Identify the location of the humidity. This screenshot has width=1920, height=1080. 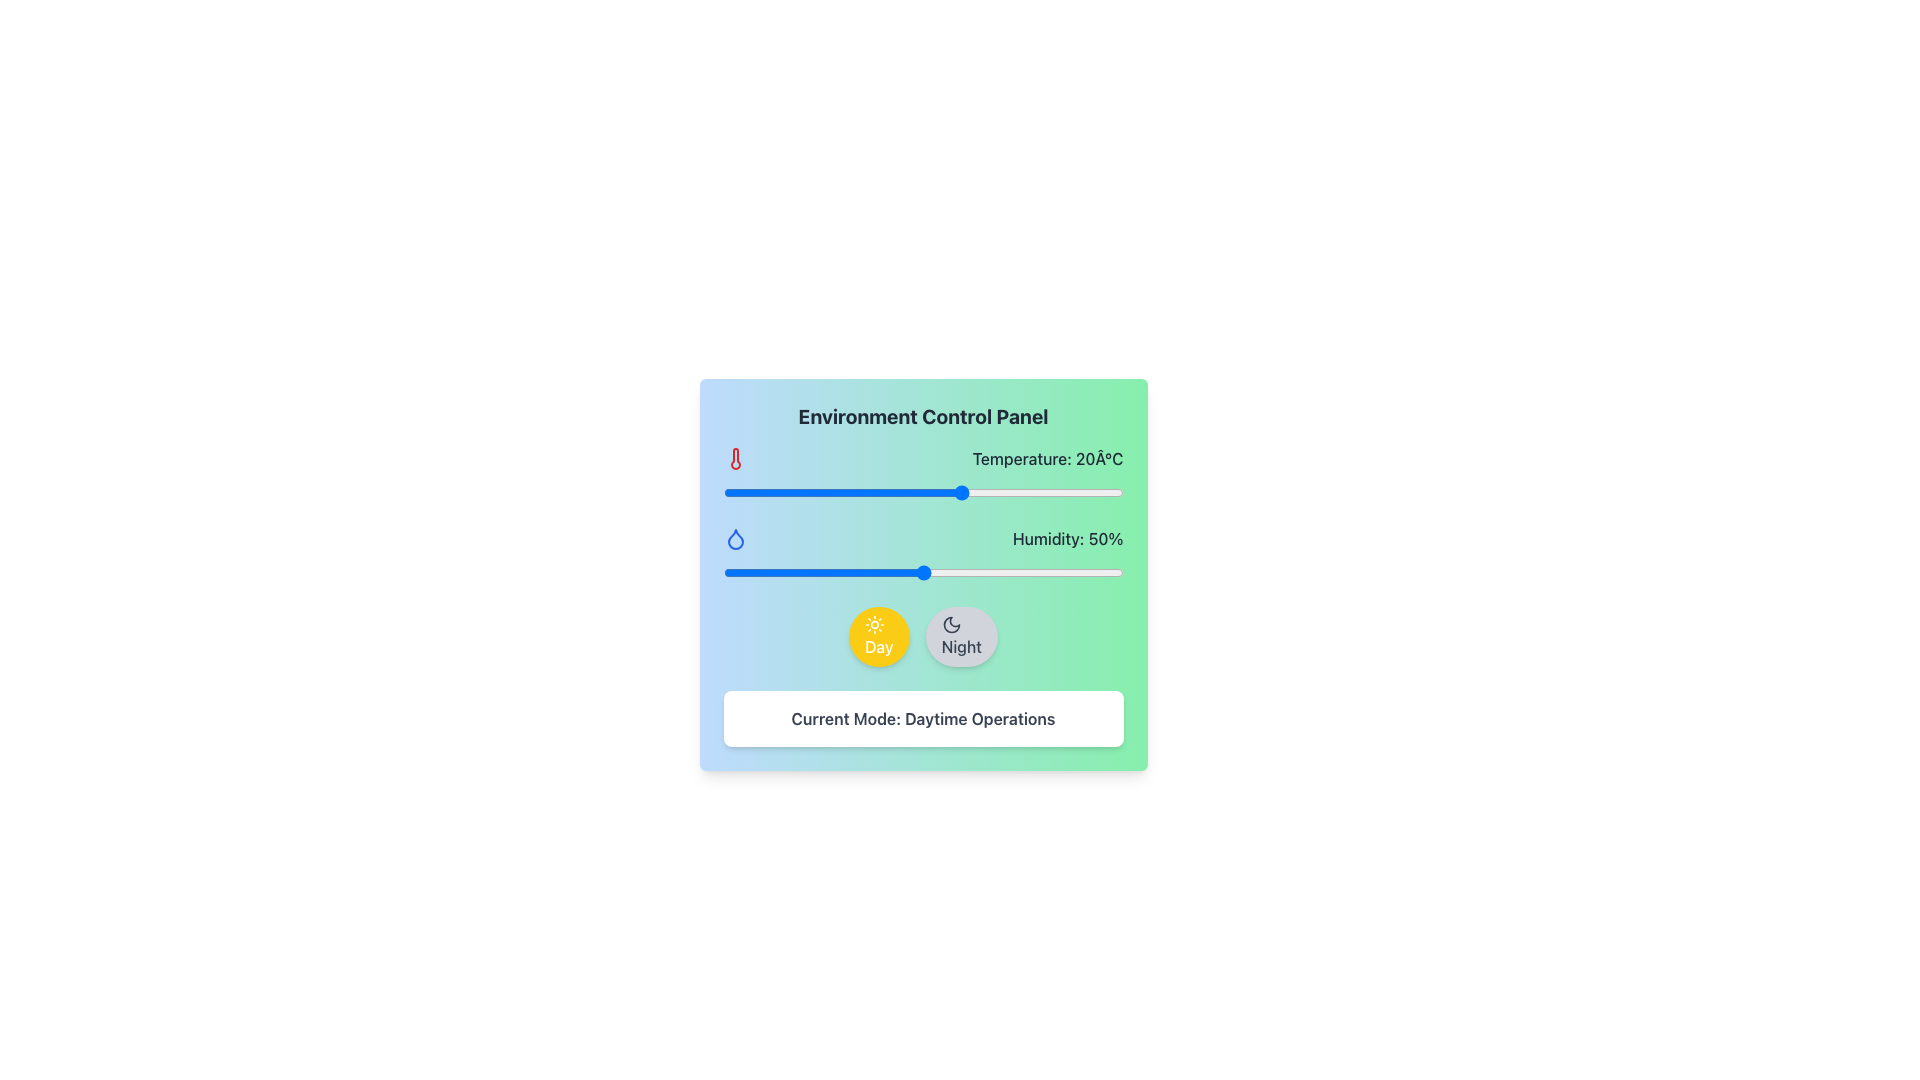
(1054, 573).